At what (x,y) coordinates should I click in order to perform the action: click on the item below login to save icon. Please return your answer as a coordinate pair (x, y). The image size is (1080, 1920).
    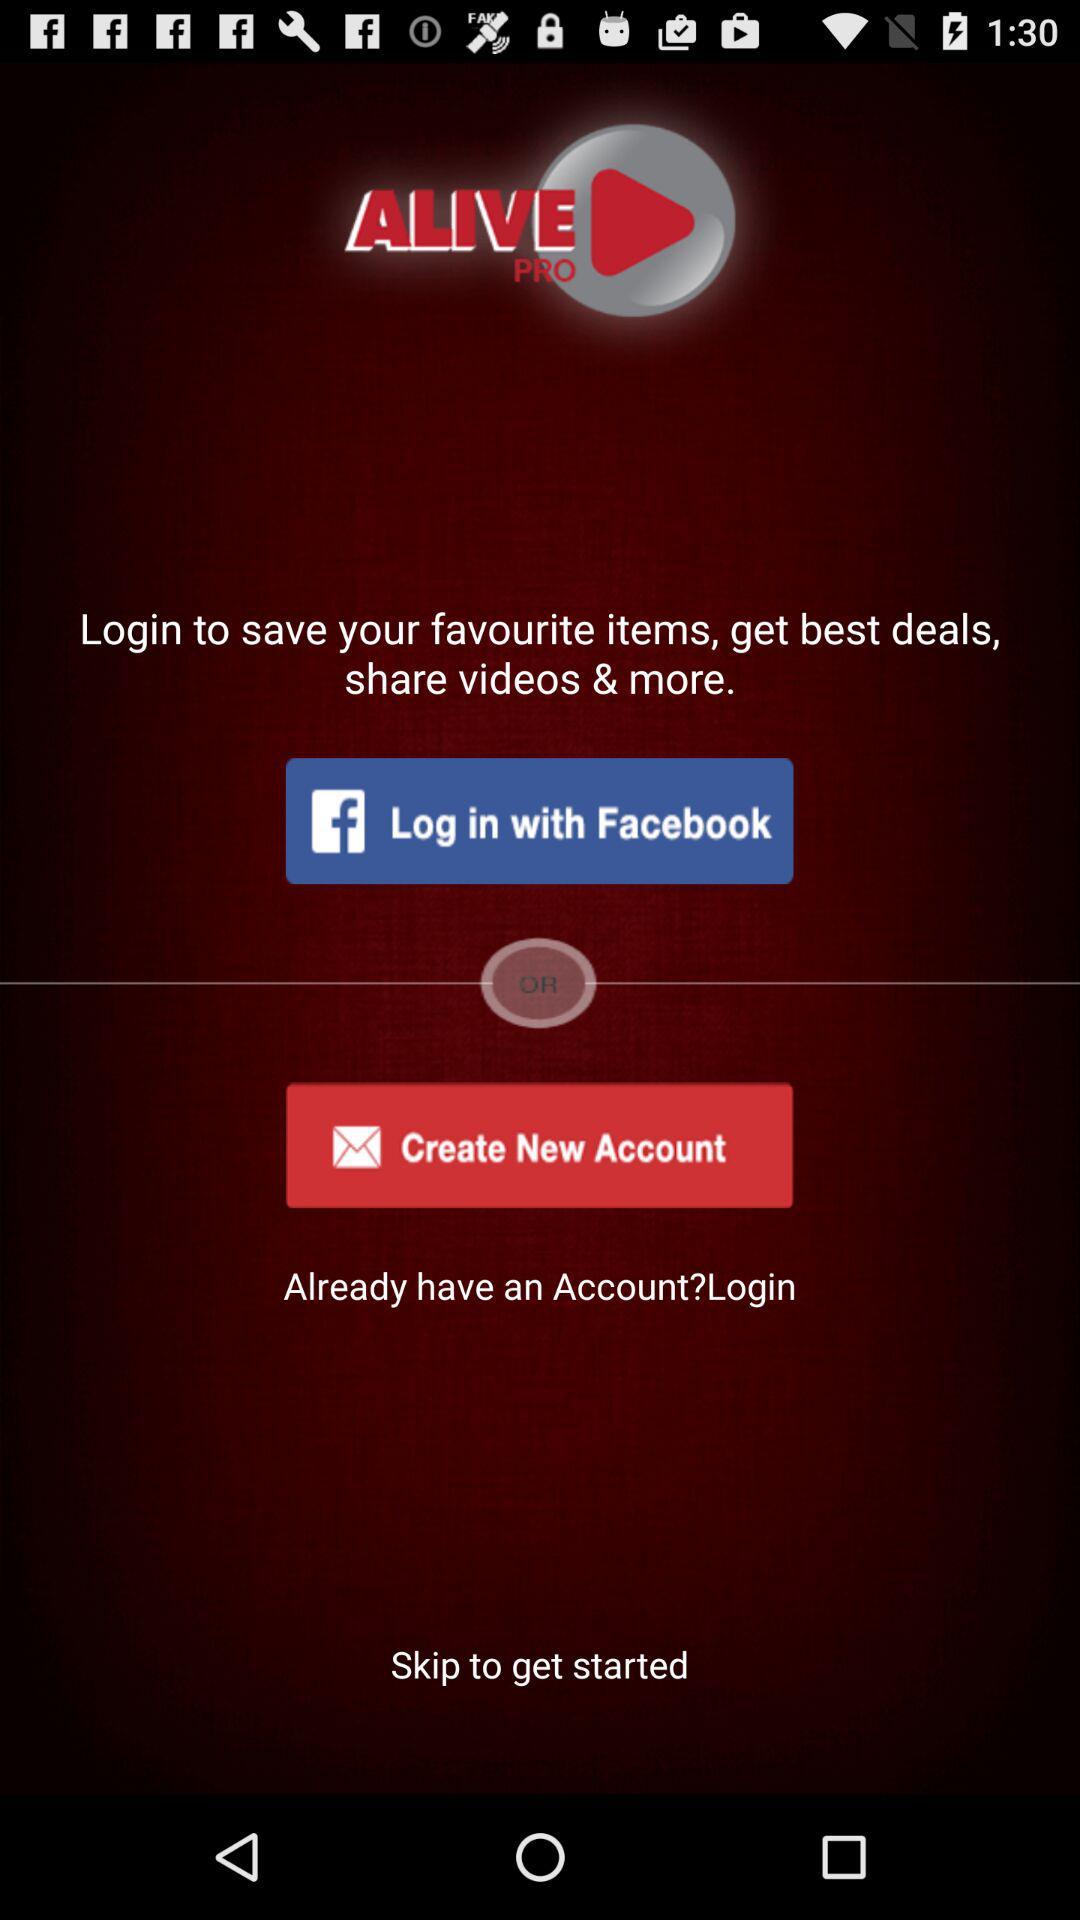
    Looking at the image, I should click on (538, 821).